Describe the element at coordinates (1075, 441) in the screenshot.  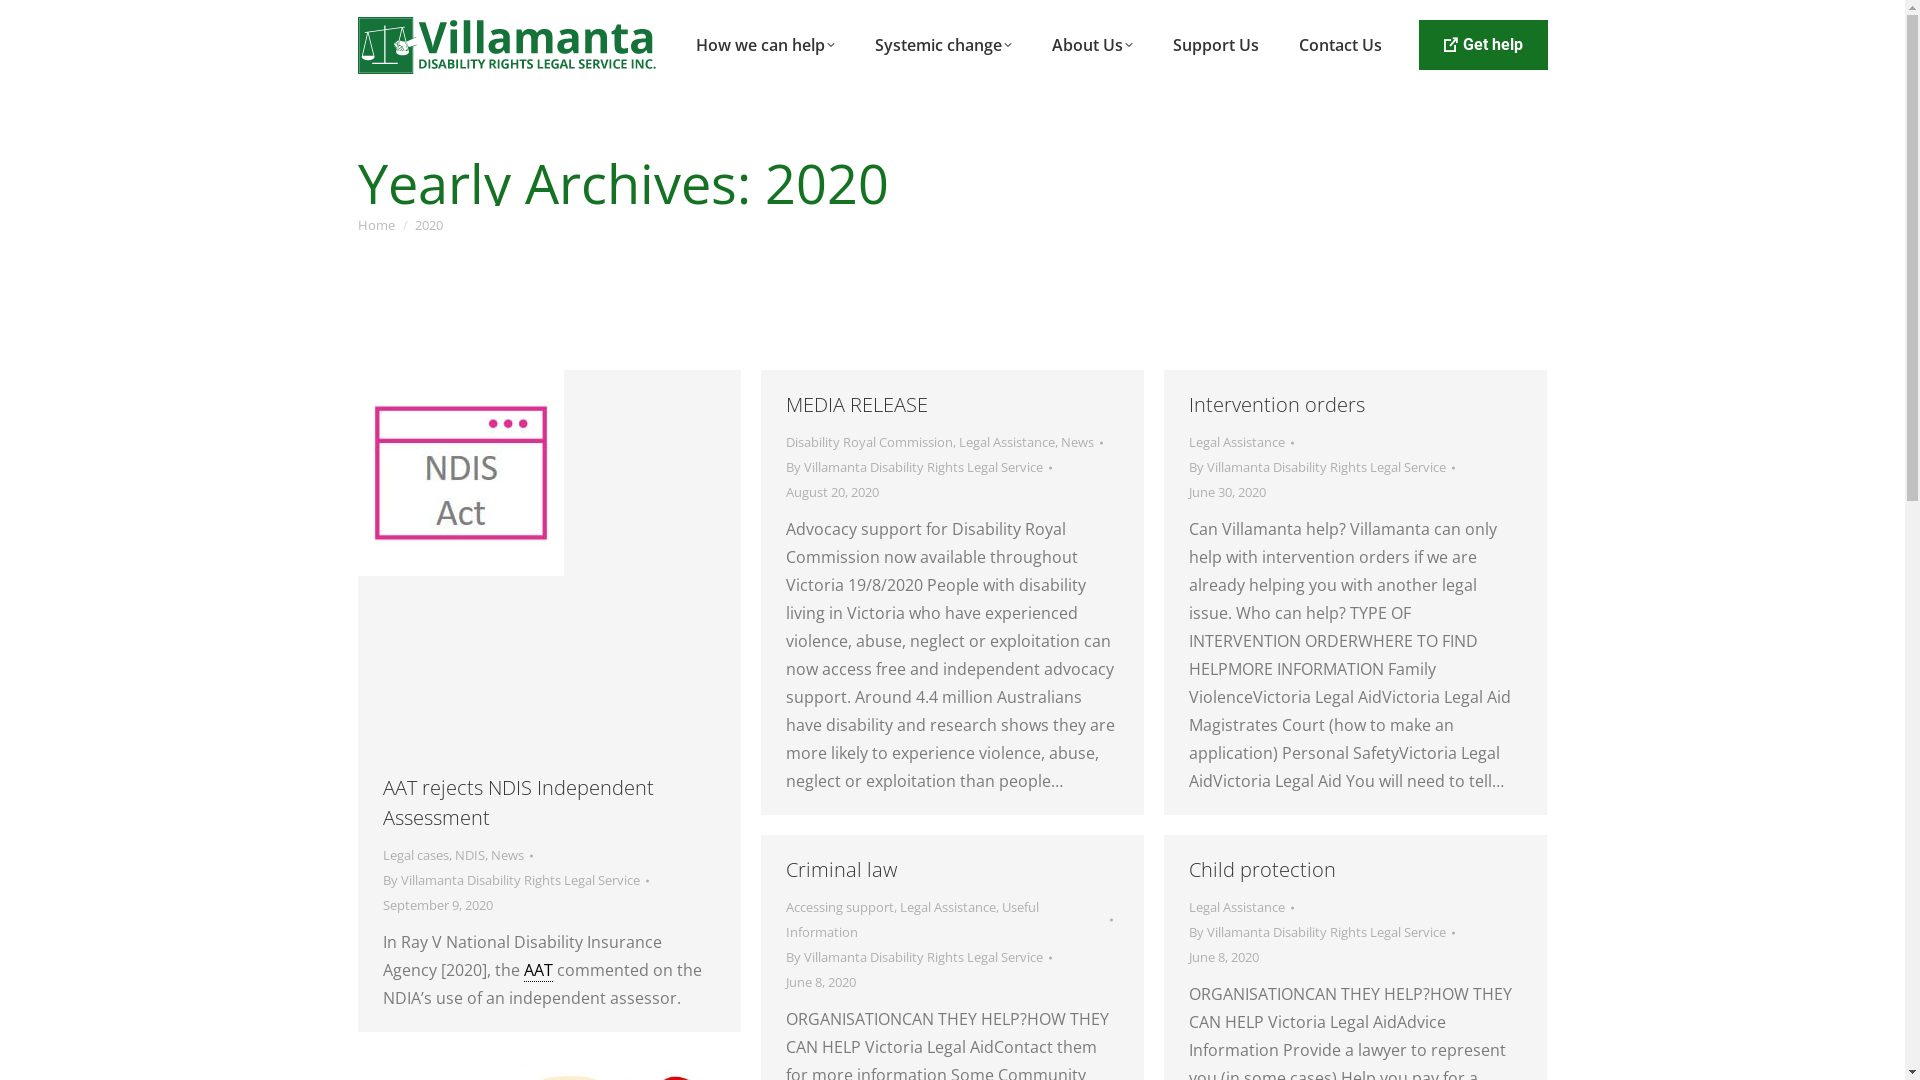
I see `'News'` at that location.